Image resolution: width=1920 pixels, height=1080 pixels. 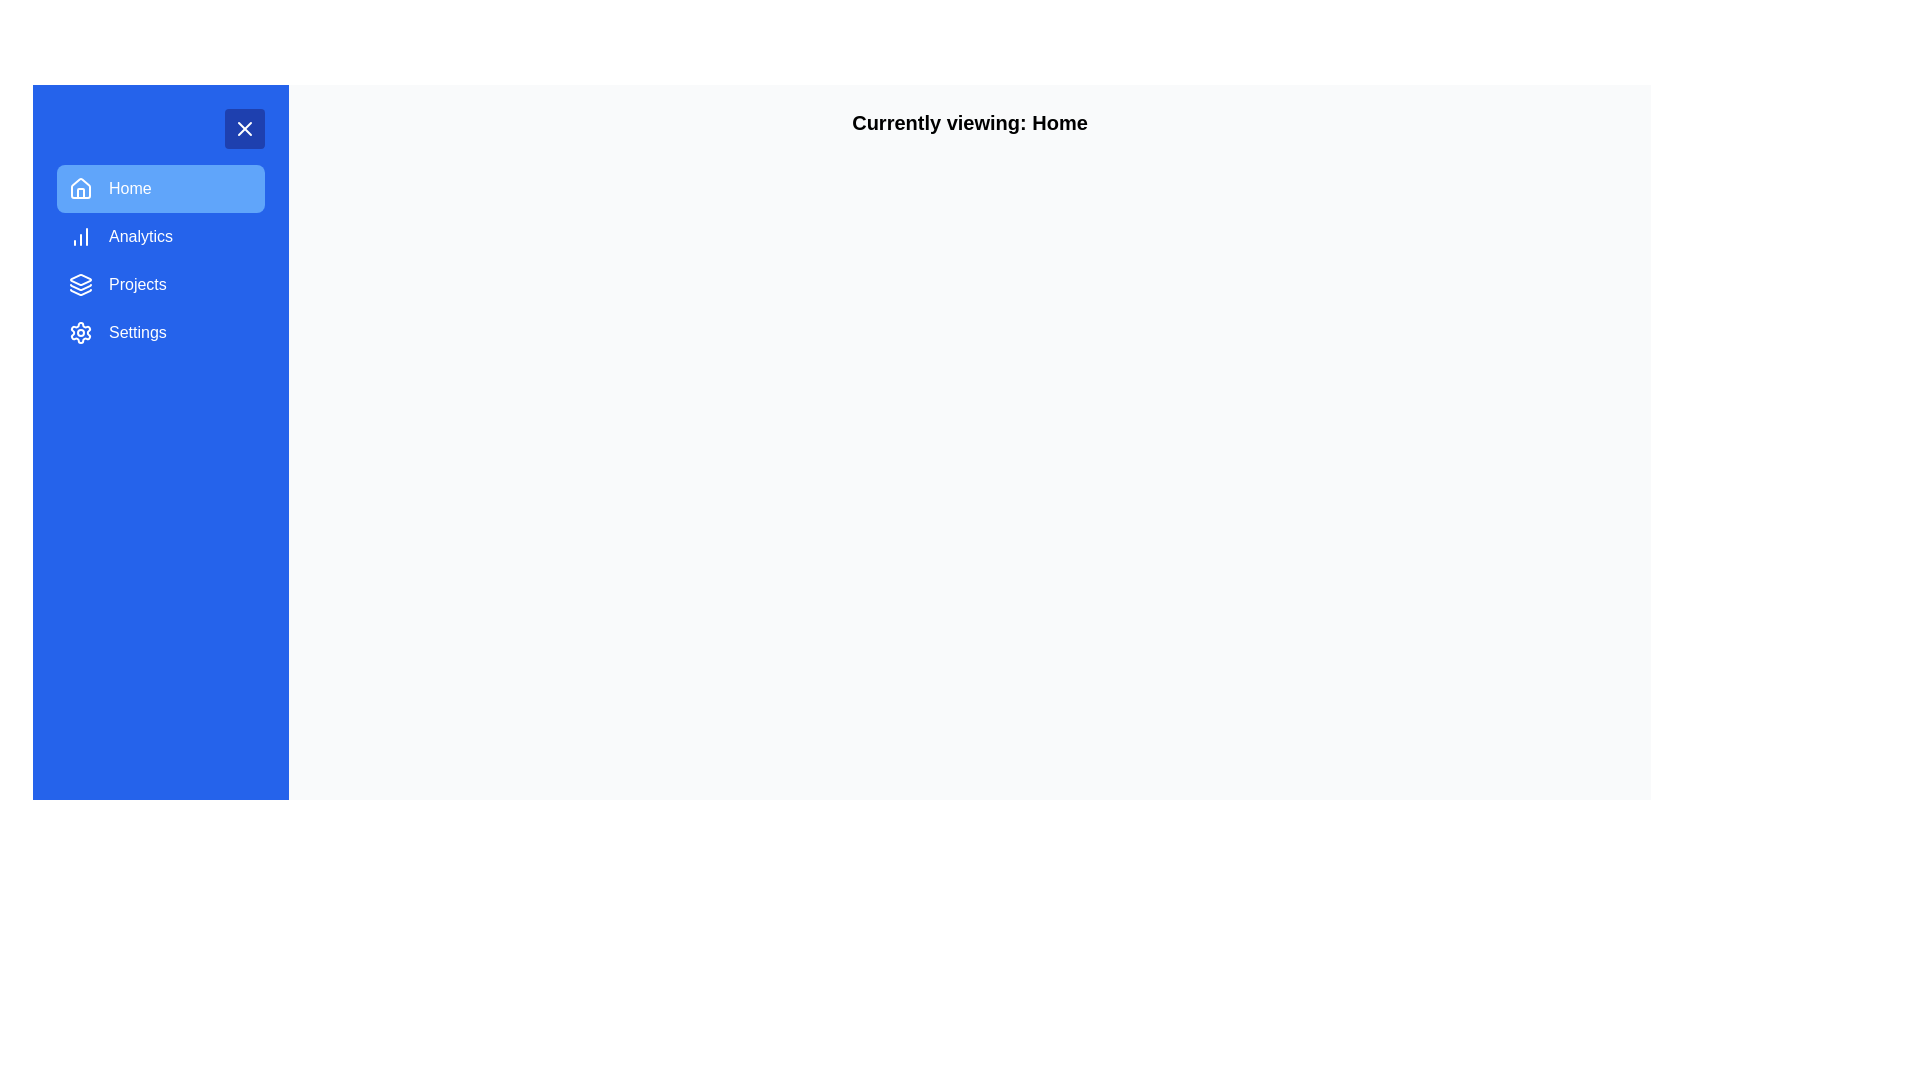 What do you see at coordinates (129, 189) in the screenshot?
I see `the 'Home' navigation link button located in the top-left section of the sidebar` at bounding box center [129, 189].